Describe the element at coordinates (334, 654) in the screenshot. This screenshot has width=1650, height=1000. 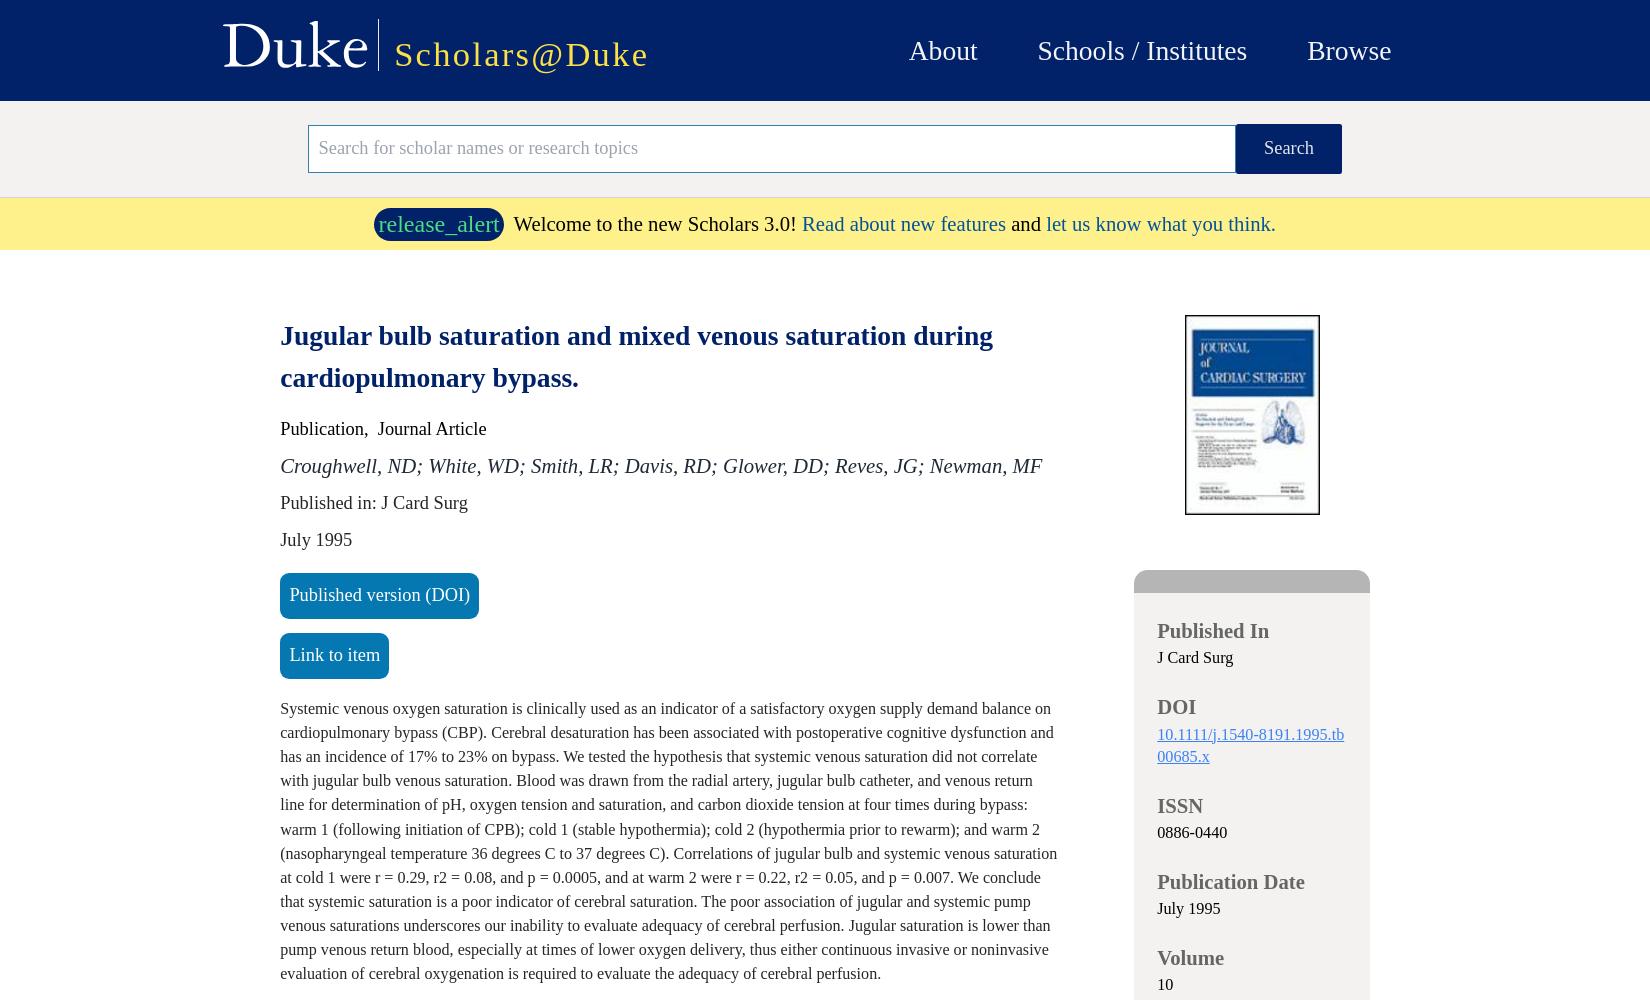
I see `'Link to item'` at that location.